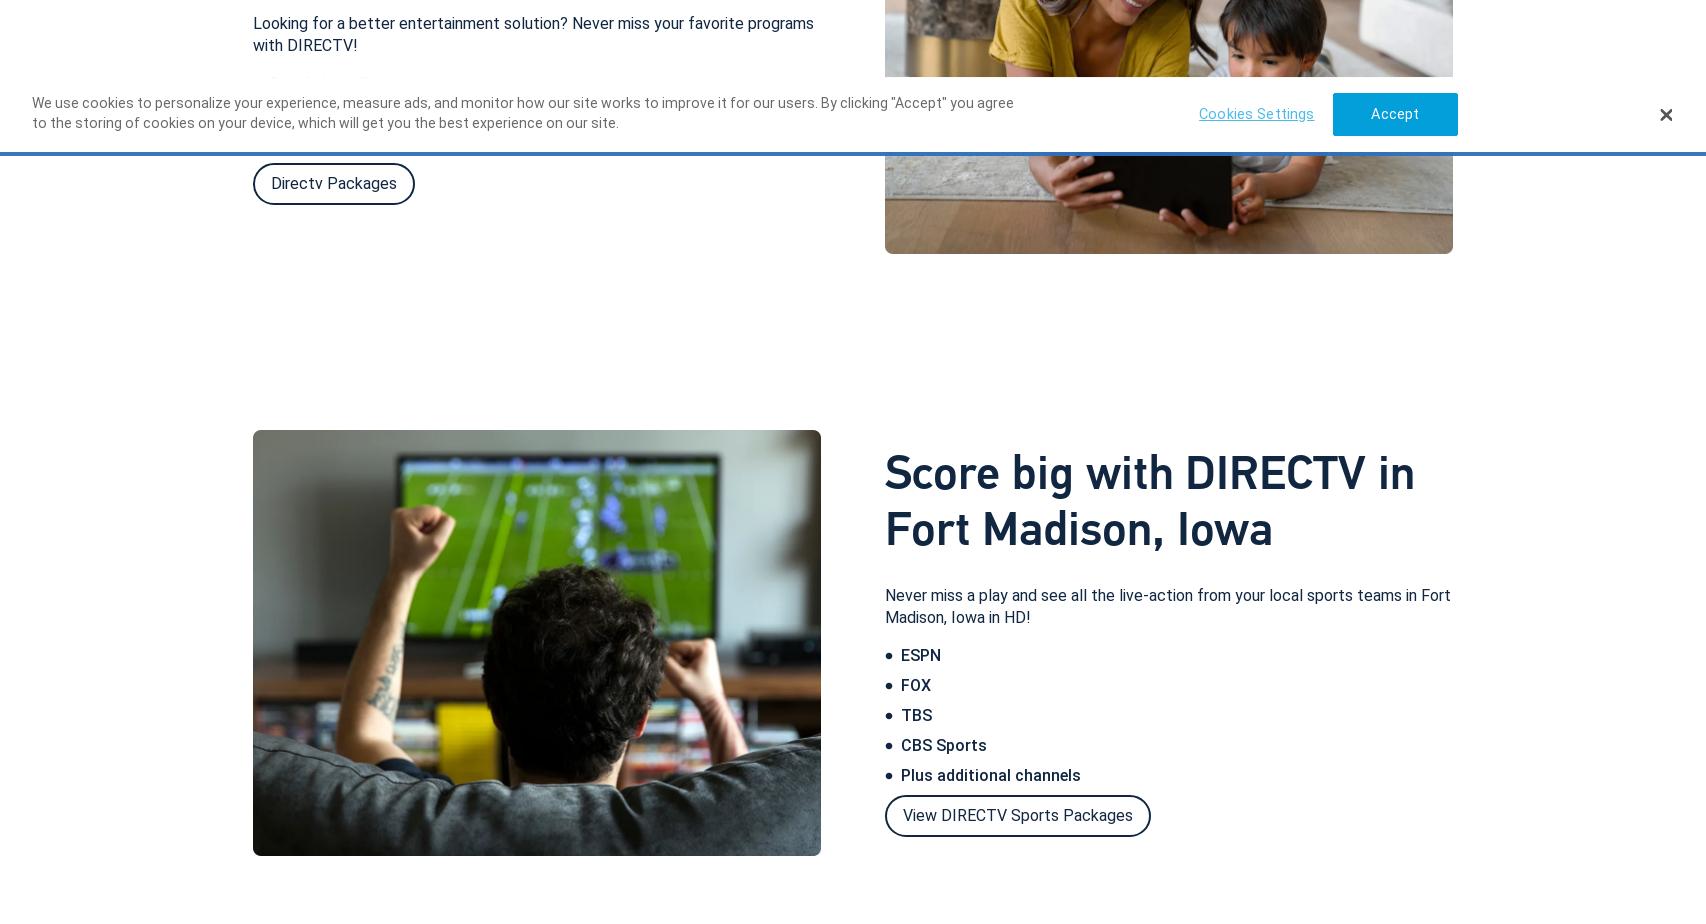  What do you see at coordinates (900, 193) in the screenshot?
I see `'Call'` at bounding box center [900, 193].